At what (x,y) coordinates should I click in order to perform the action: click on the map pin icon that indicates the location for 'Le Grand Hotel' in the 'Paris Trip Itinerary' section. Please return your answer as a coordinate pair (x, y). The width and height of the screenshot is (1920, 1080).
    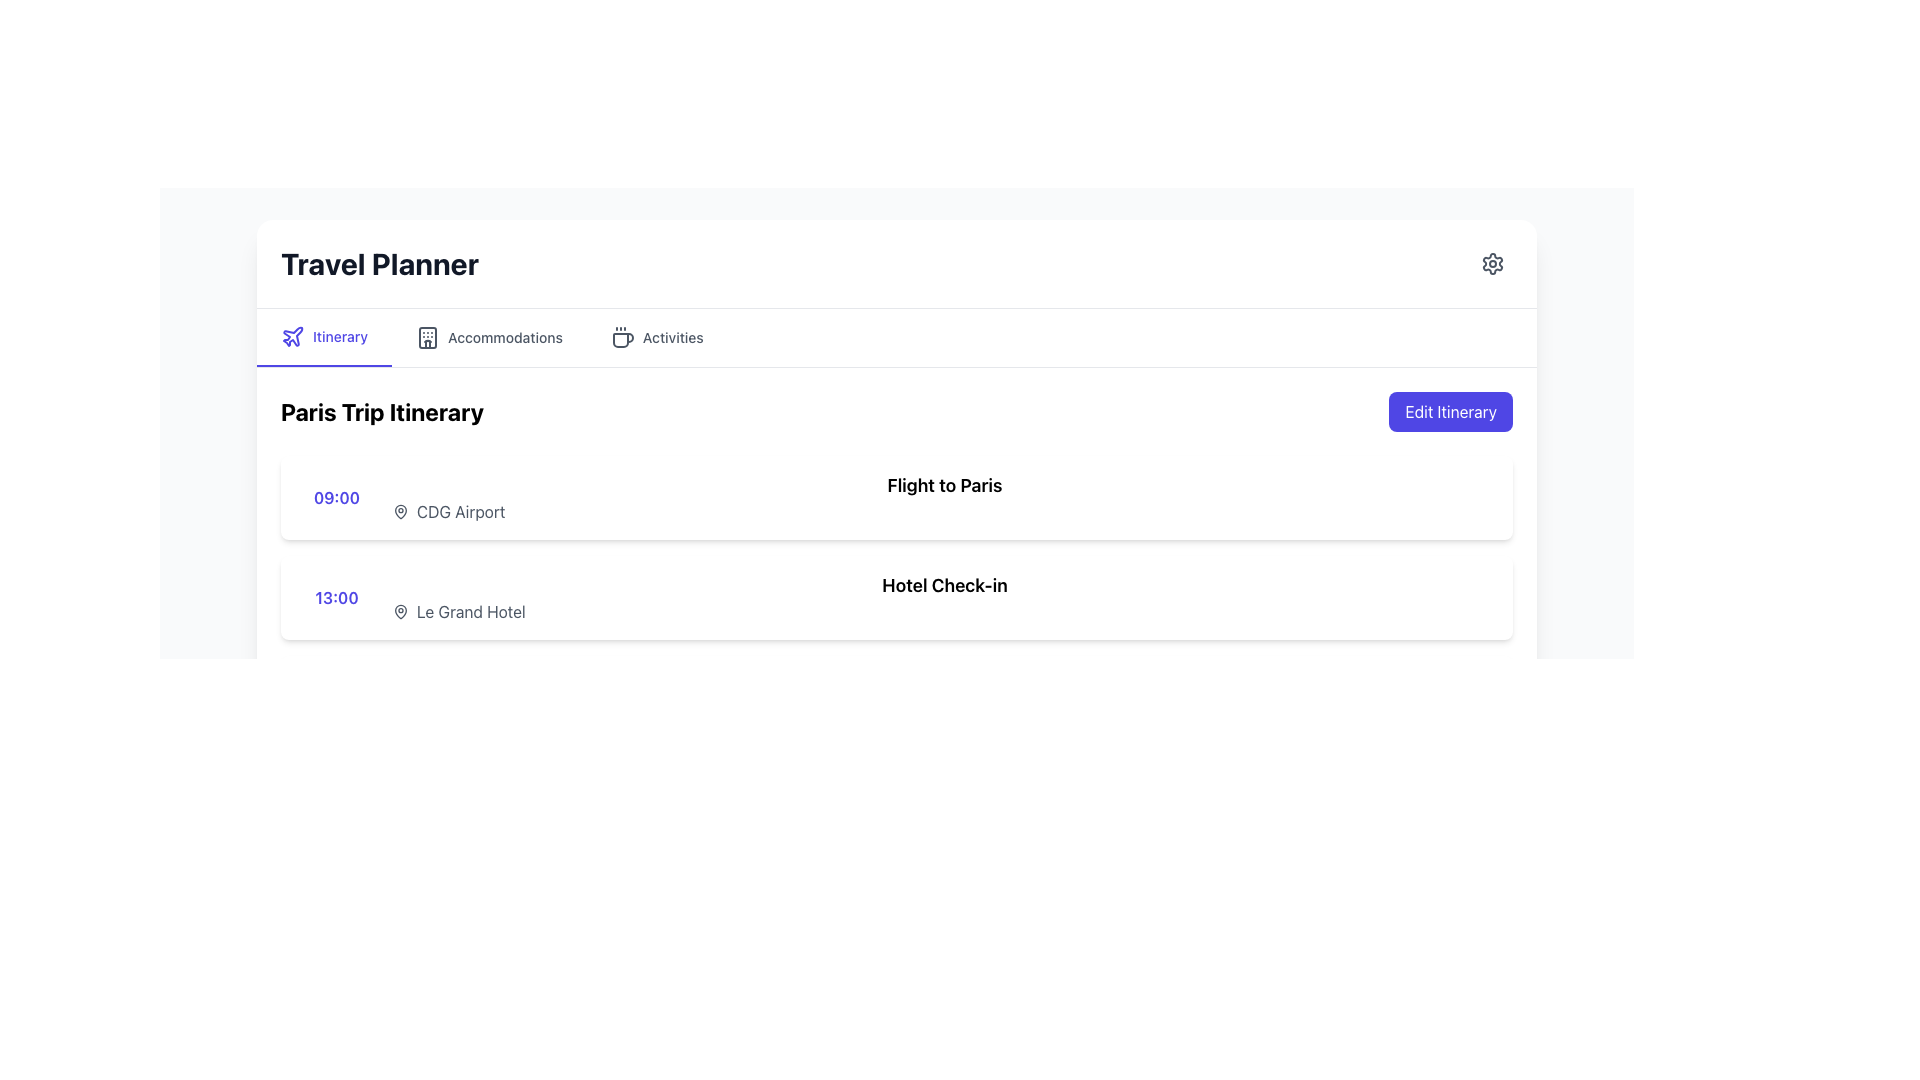
    Looking at the image, I should click on (400, 609).